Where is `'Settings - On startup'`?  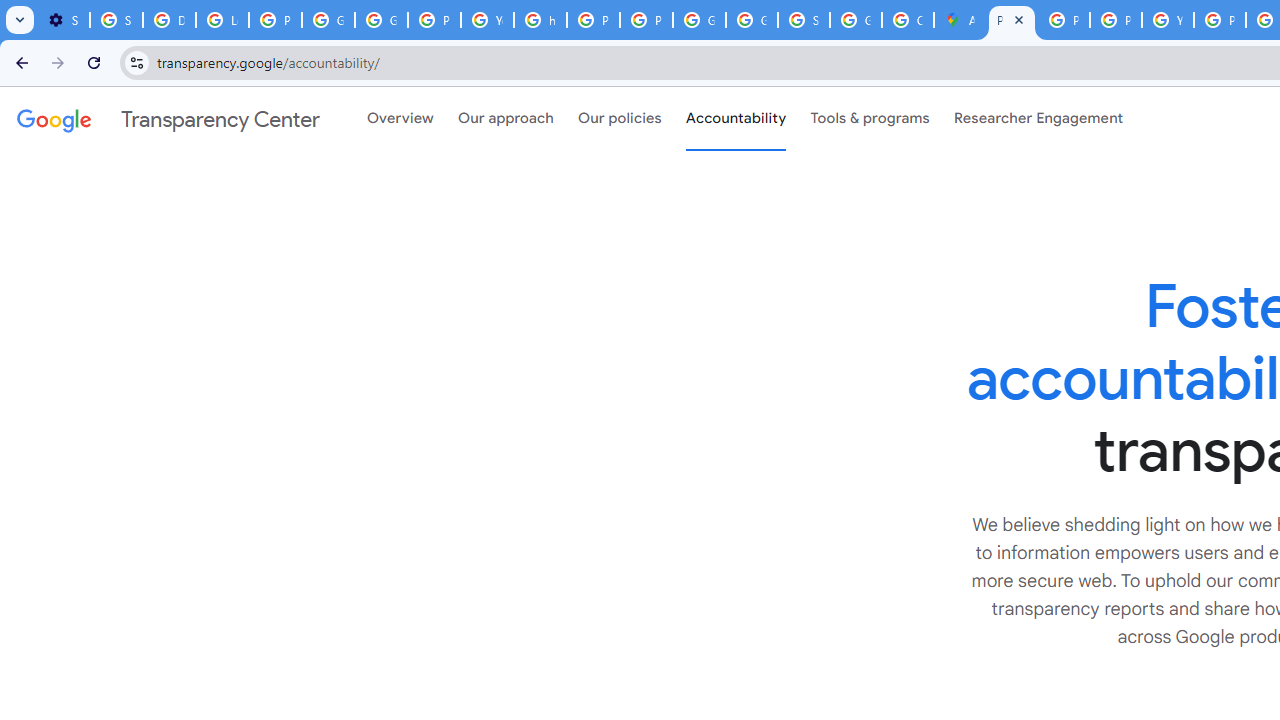 'Settings - On startup' is located at coordinates (63, 20).